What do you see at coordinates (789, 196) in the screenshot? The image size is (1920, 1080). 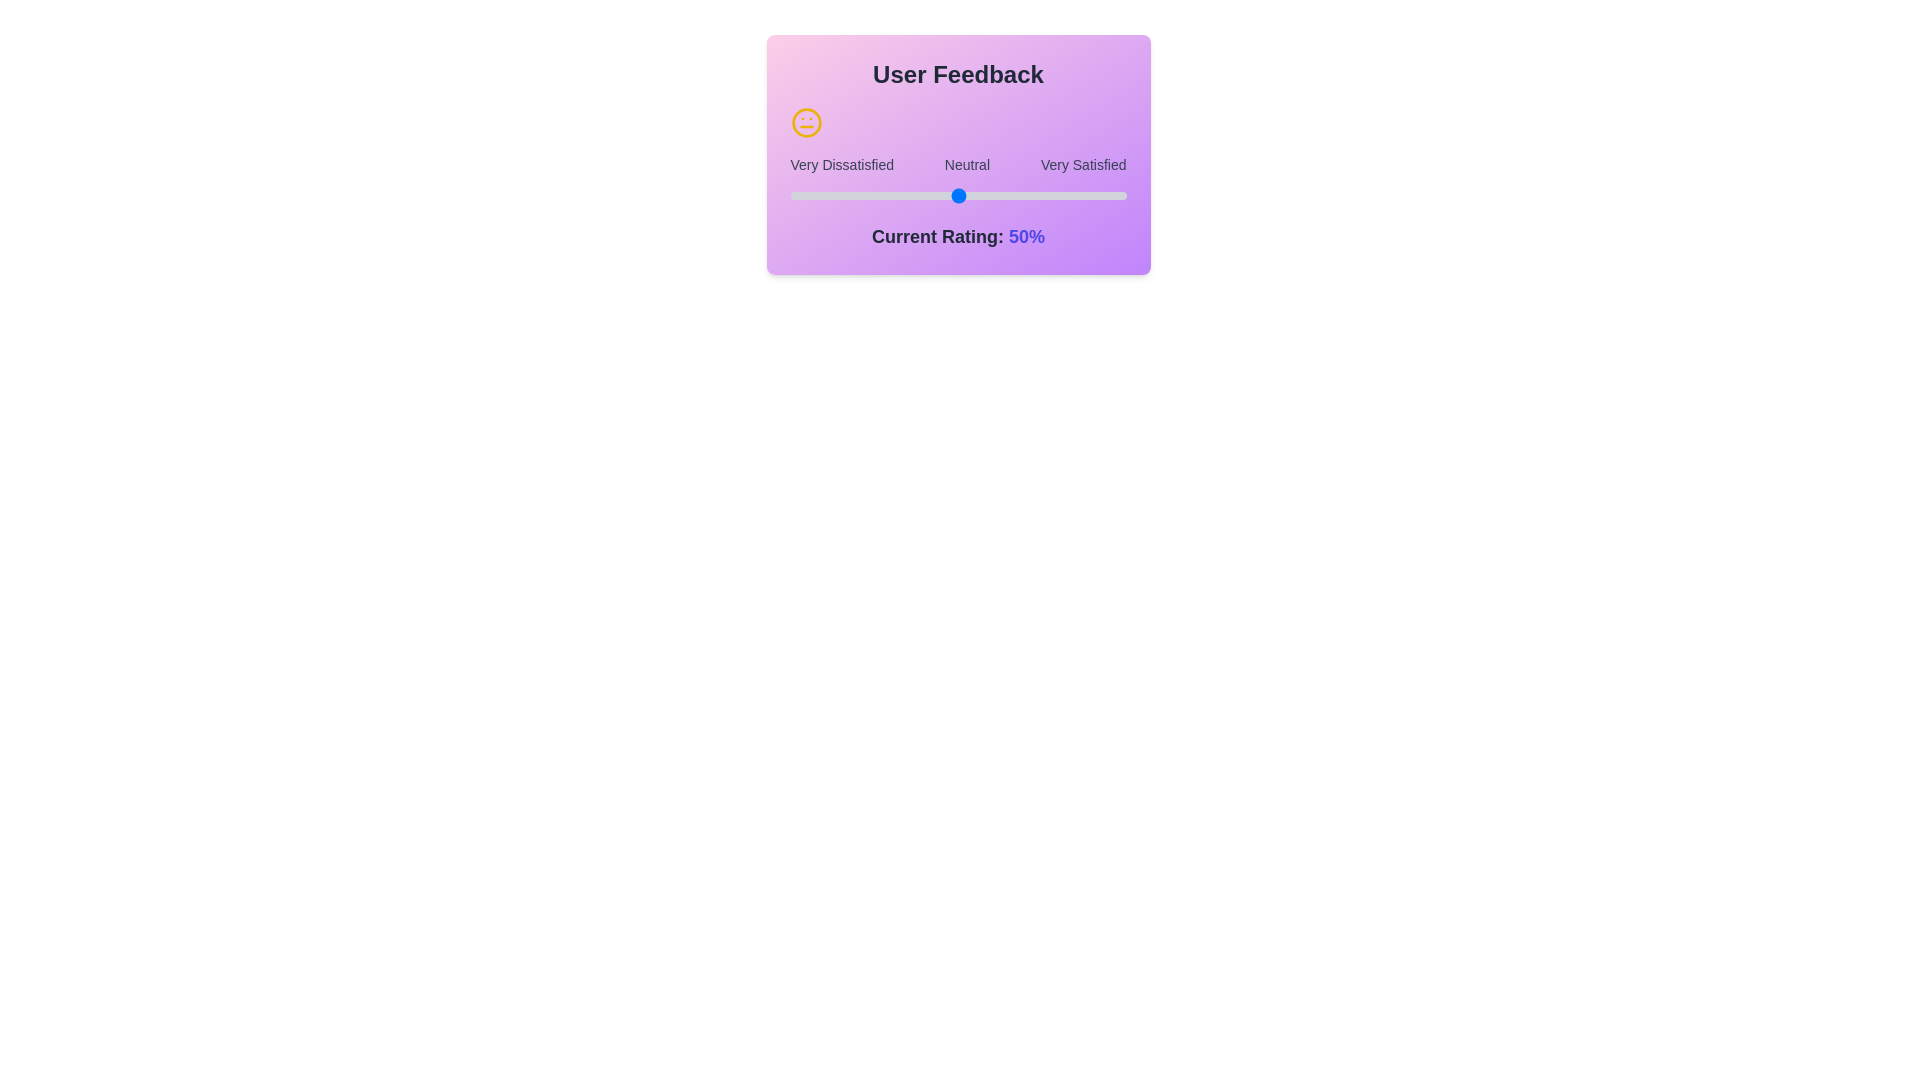 I see `the slider to set the rating to 0%` at bounding box center [789, 196].